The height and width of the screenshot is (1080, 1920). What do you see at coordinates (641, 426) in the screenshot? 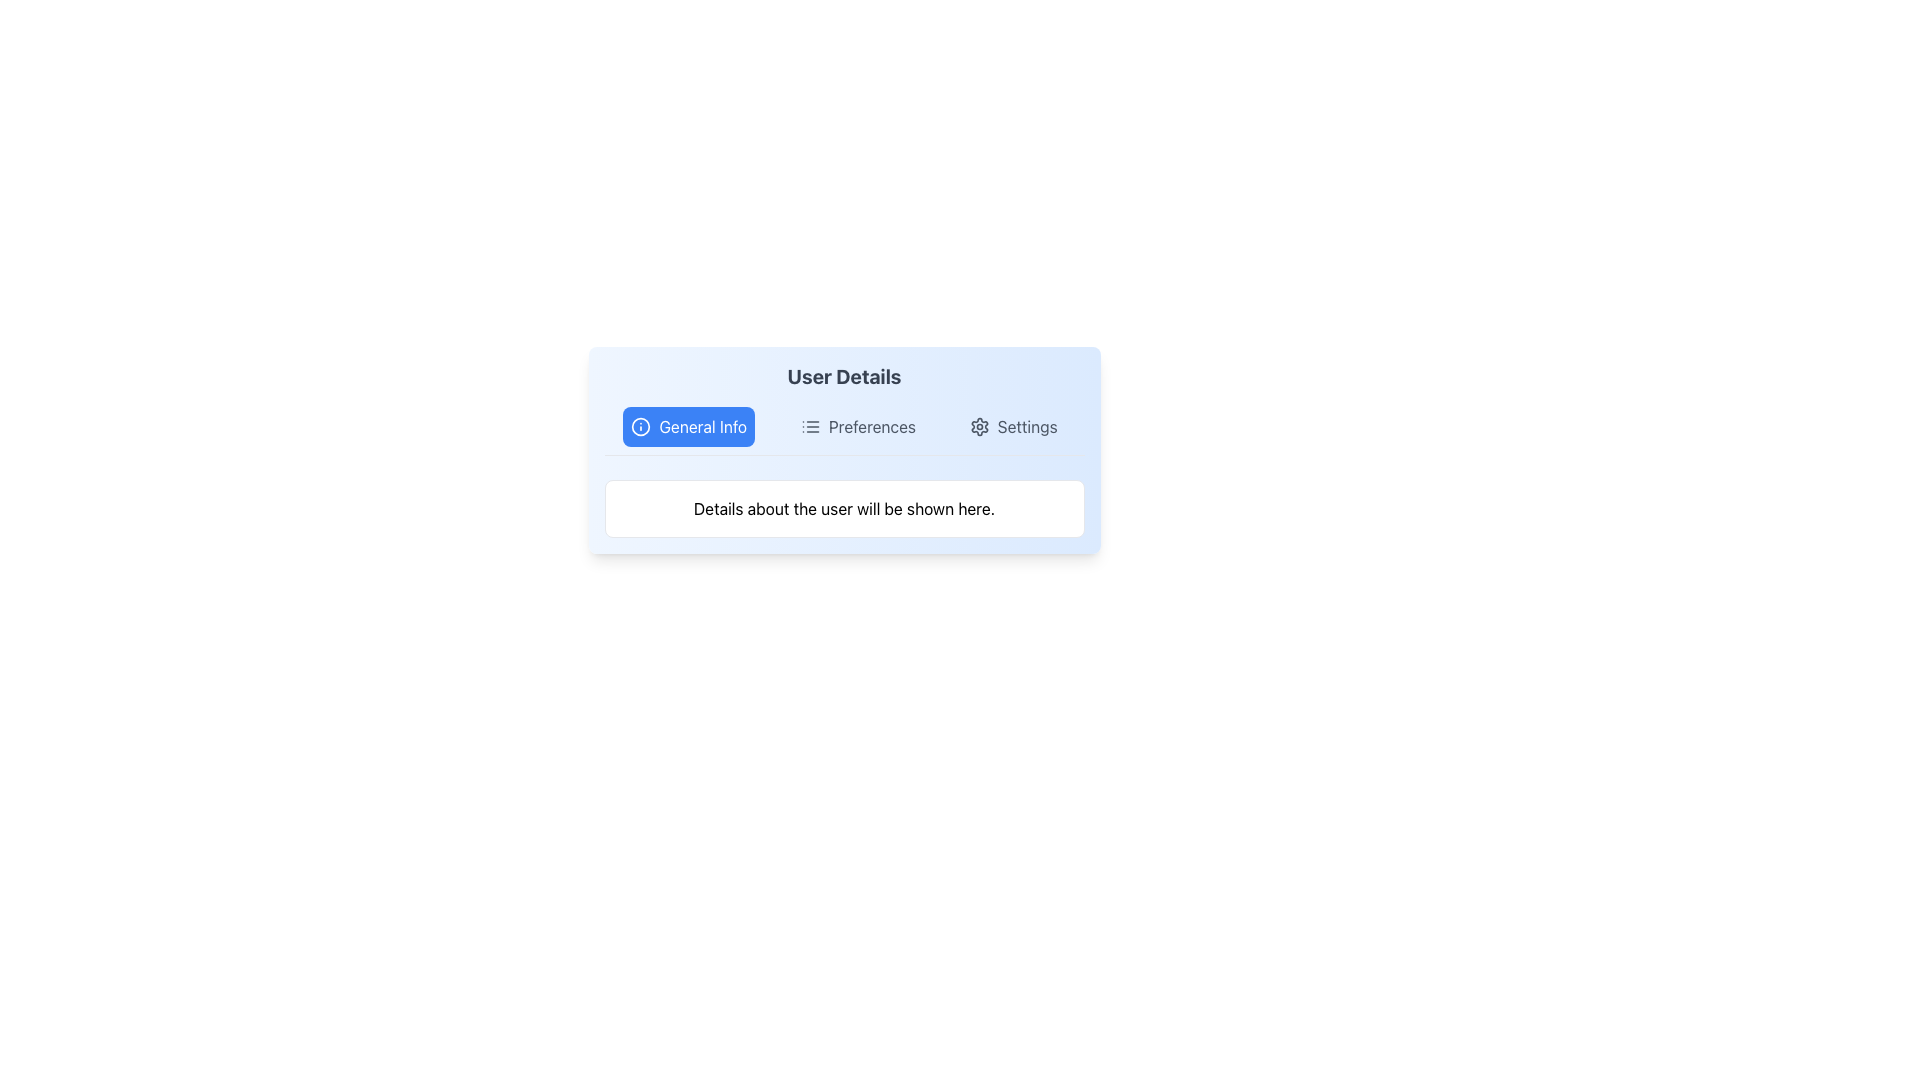
I see `the decorative circular icon within the 'General Info' section of the user details interface` at bounding box center [641, 426].